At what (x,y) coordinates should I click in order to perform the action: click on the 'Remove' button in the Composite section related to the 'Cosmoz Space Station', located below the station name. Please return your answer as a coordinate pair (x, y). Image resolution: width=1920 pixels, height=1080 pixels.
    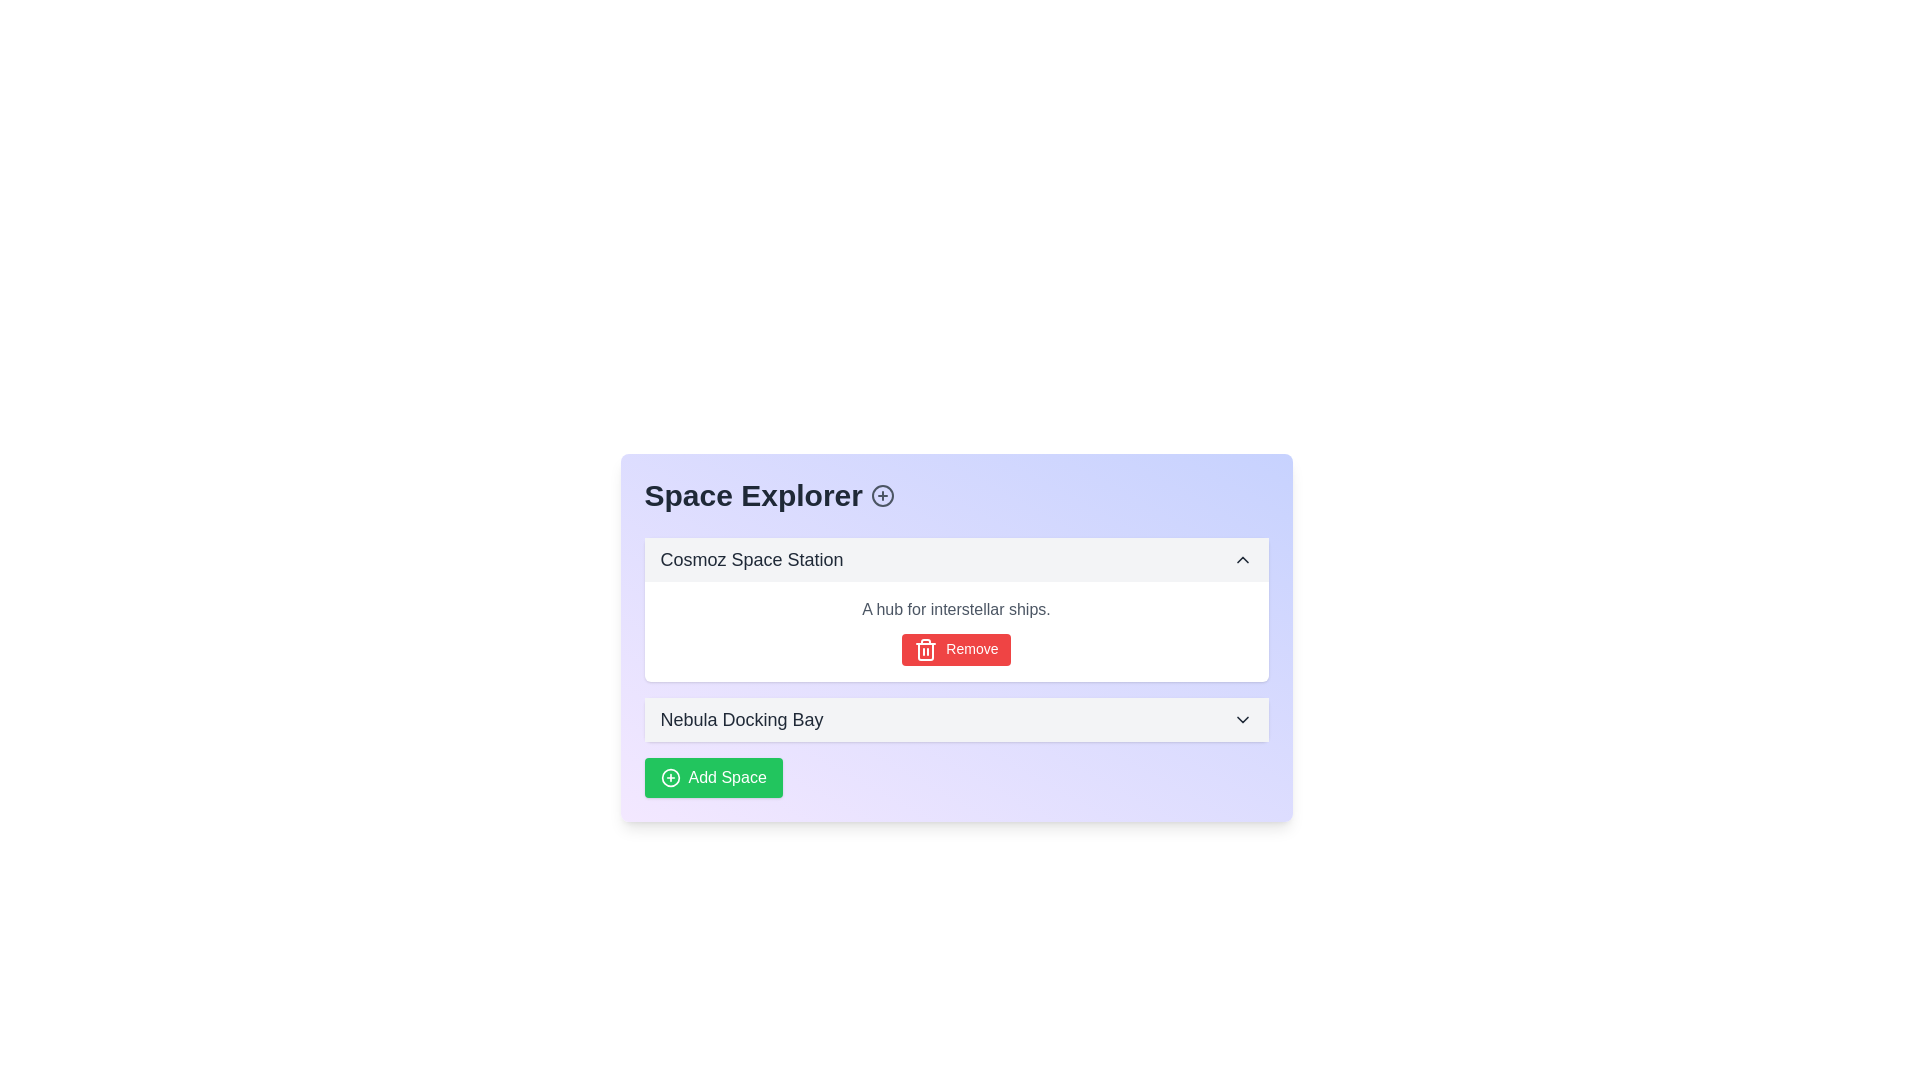
    Looking at the image, I should click on (955, 632).